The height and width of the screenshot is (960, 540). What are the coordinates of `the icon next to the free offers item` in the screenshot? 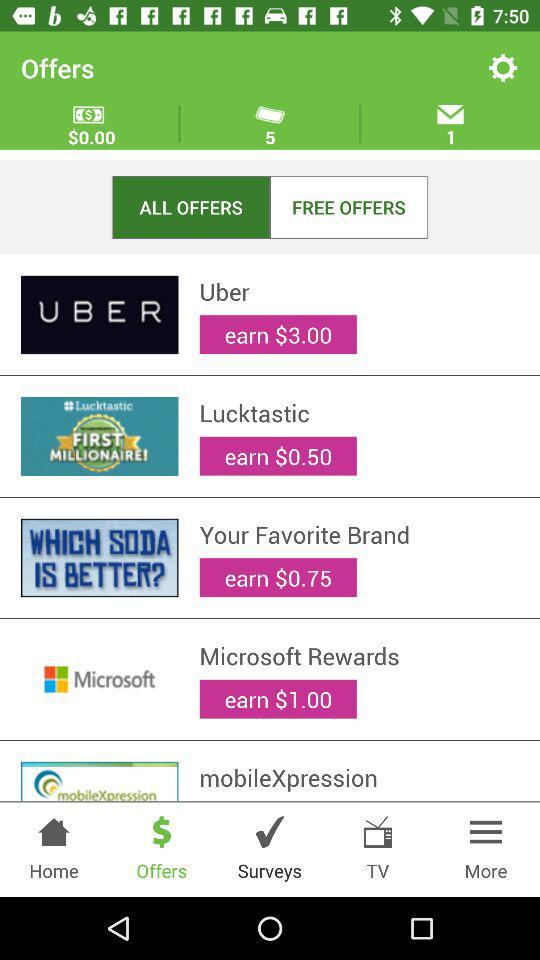 It's located at (191, 207).